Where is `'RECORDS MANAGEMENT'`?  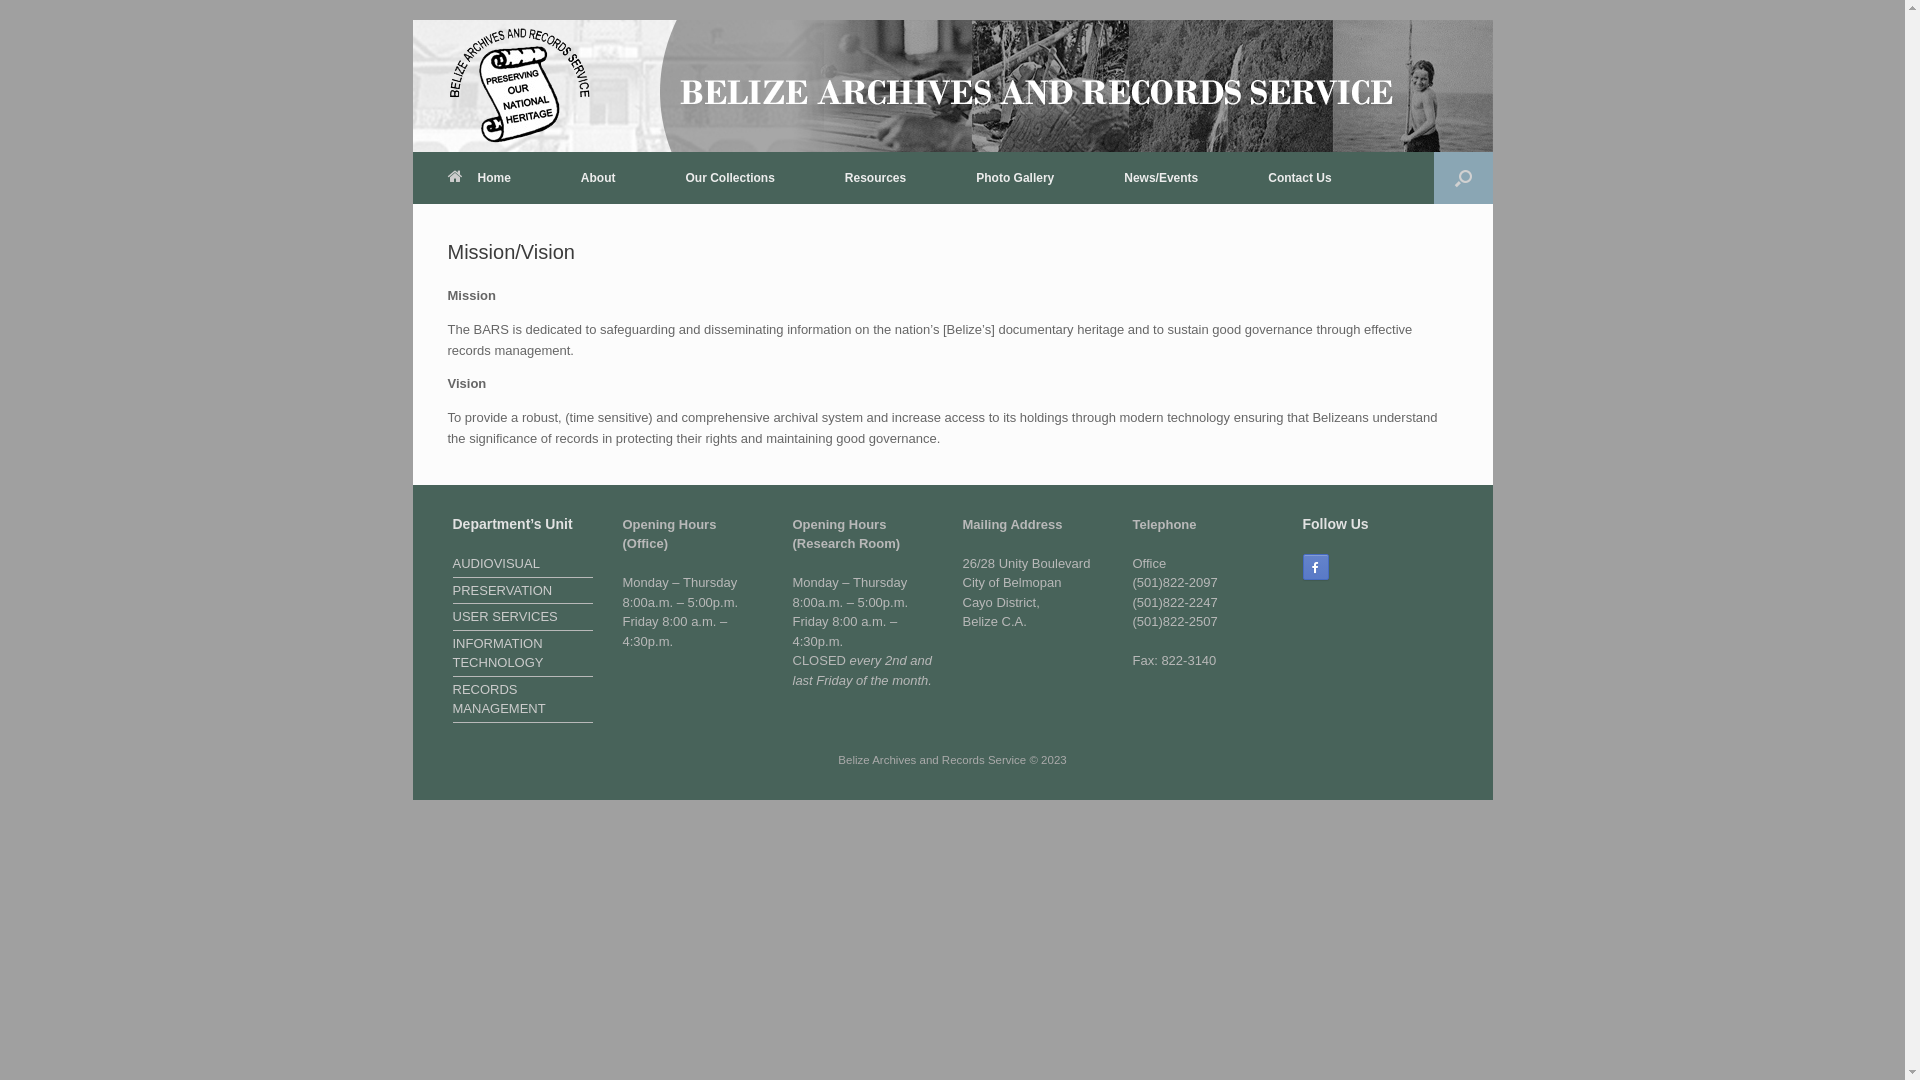
'RECORDS MANAGEMENT' is located at coordinates (522, 700).